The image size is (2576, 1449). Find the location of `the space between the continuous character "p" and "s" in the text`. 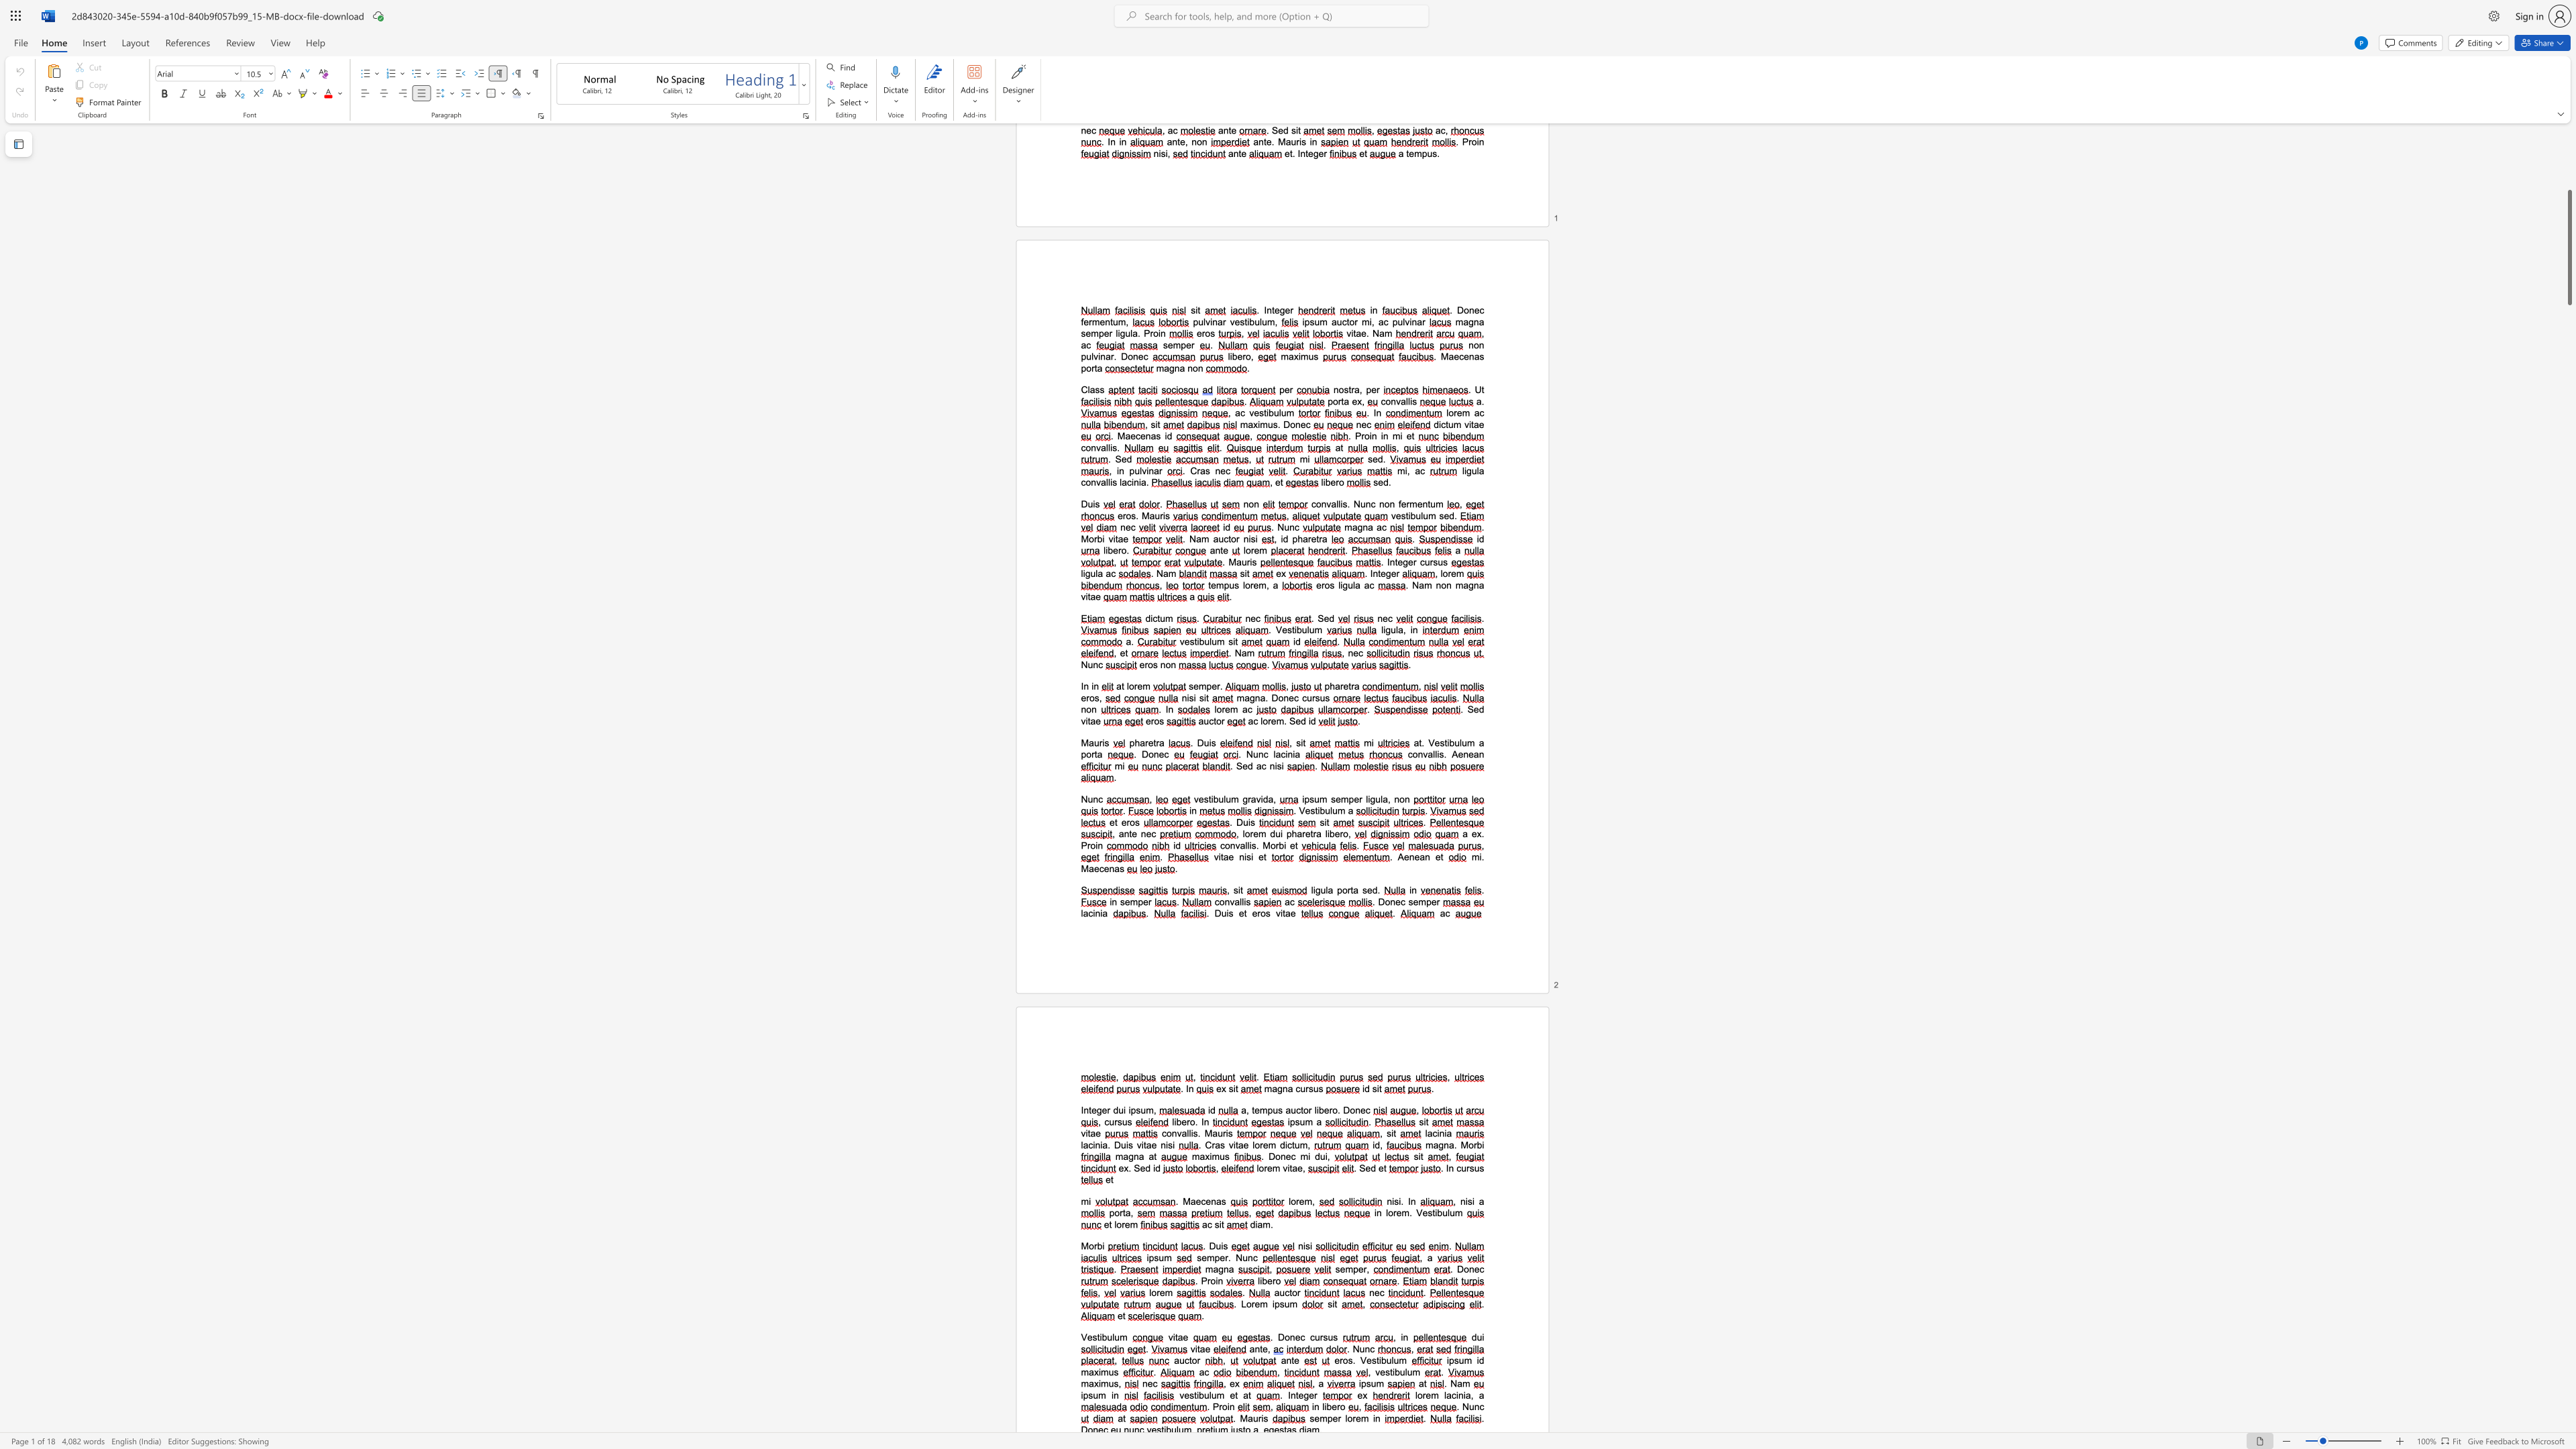

the space between the continuous character "p" and "s" in the text is located at coordinates (1279, 1303).